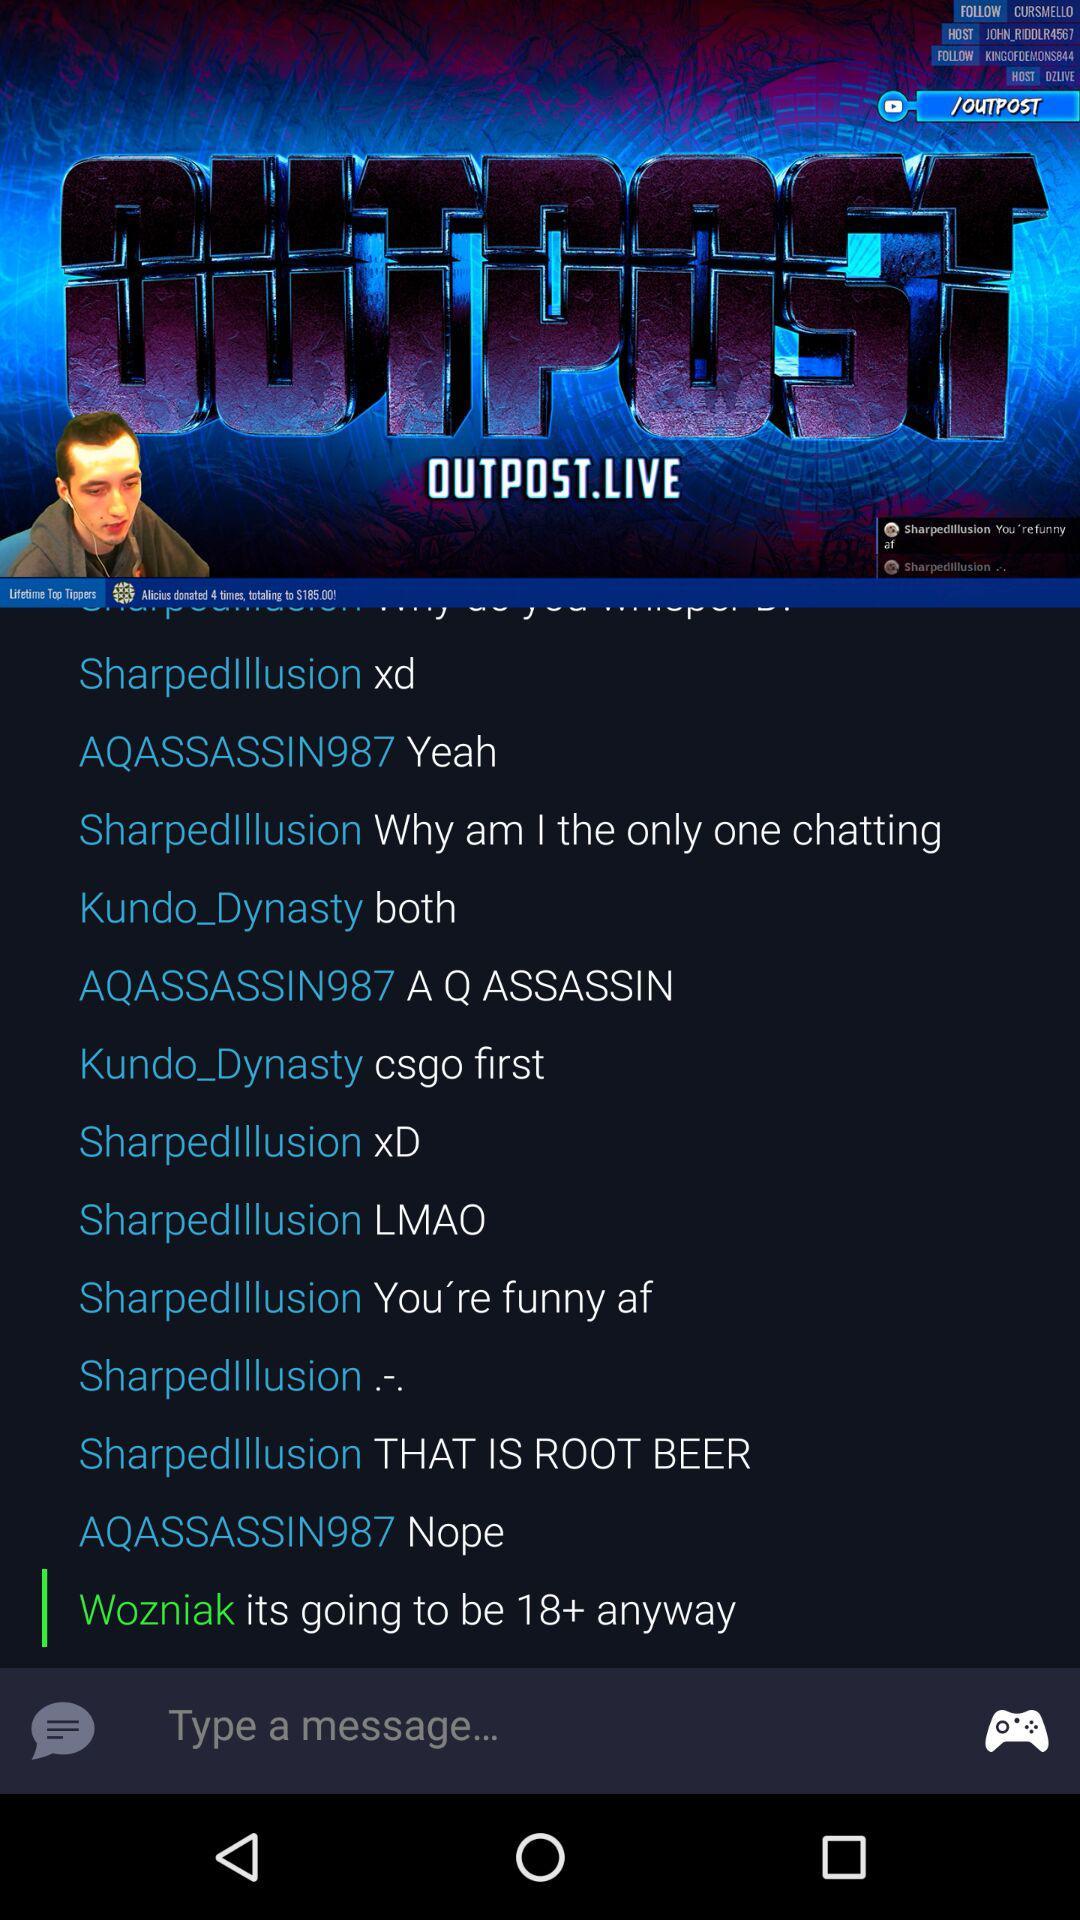 This screenshot has width=1080, height=1920. I want to click on message, so click(61, 1730).